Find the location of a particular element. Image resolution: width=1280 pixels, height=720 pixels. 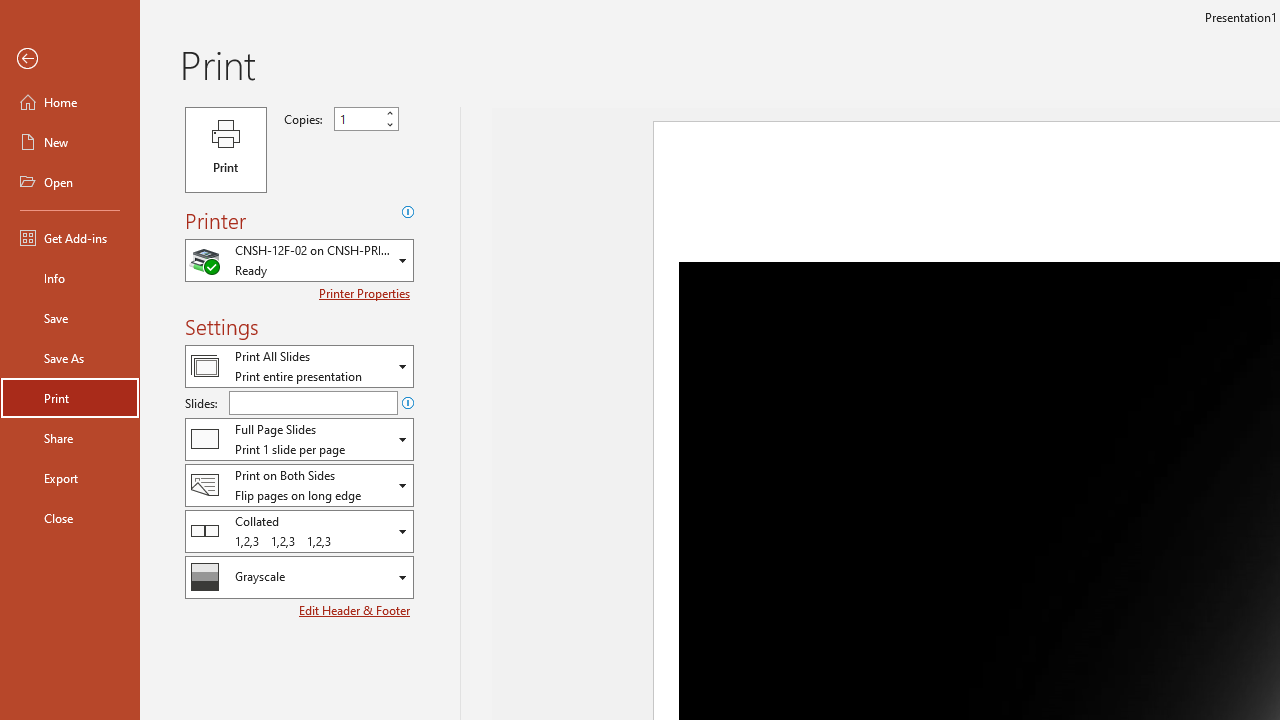

'Printer Properties' is located at coordinates (366, 293).